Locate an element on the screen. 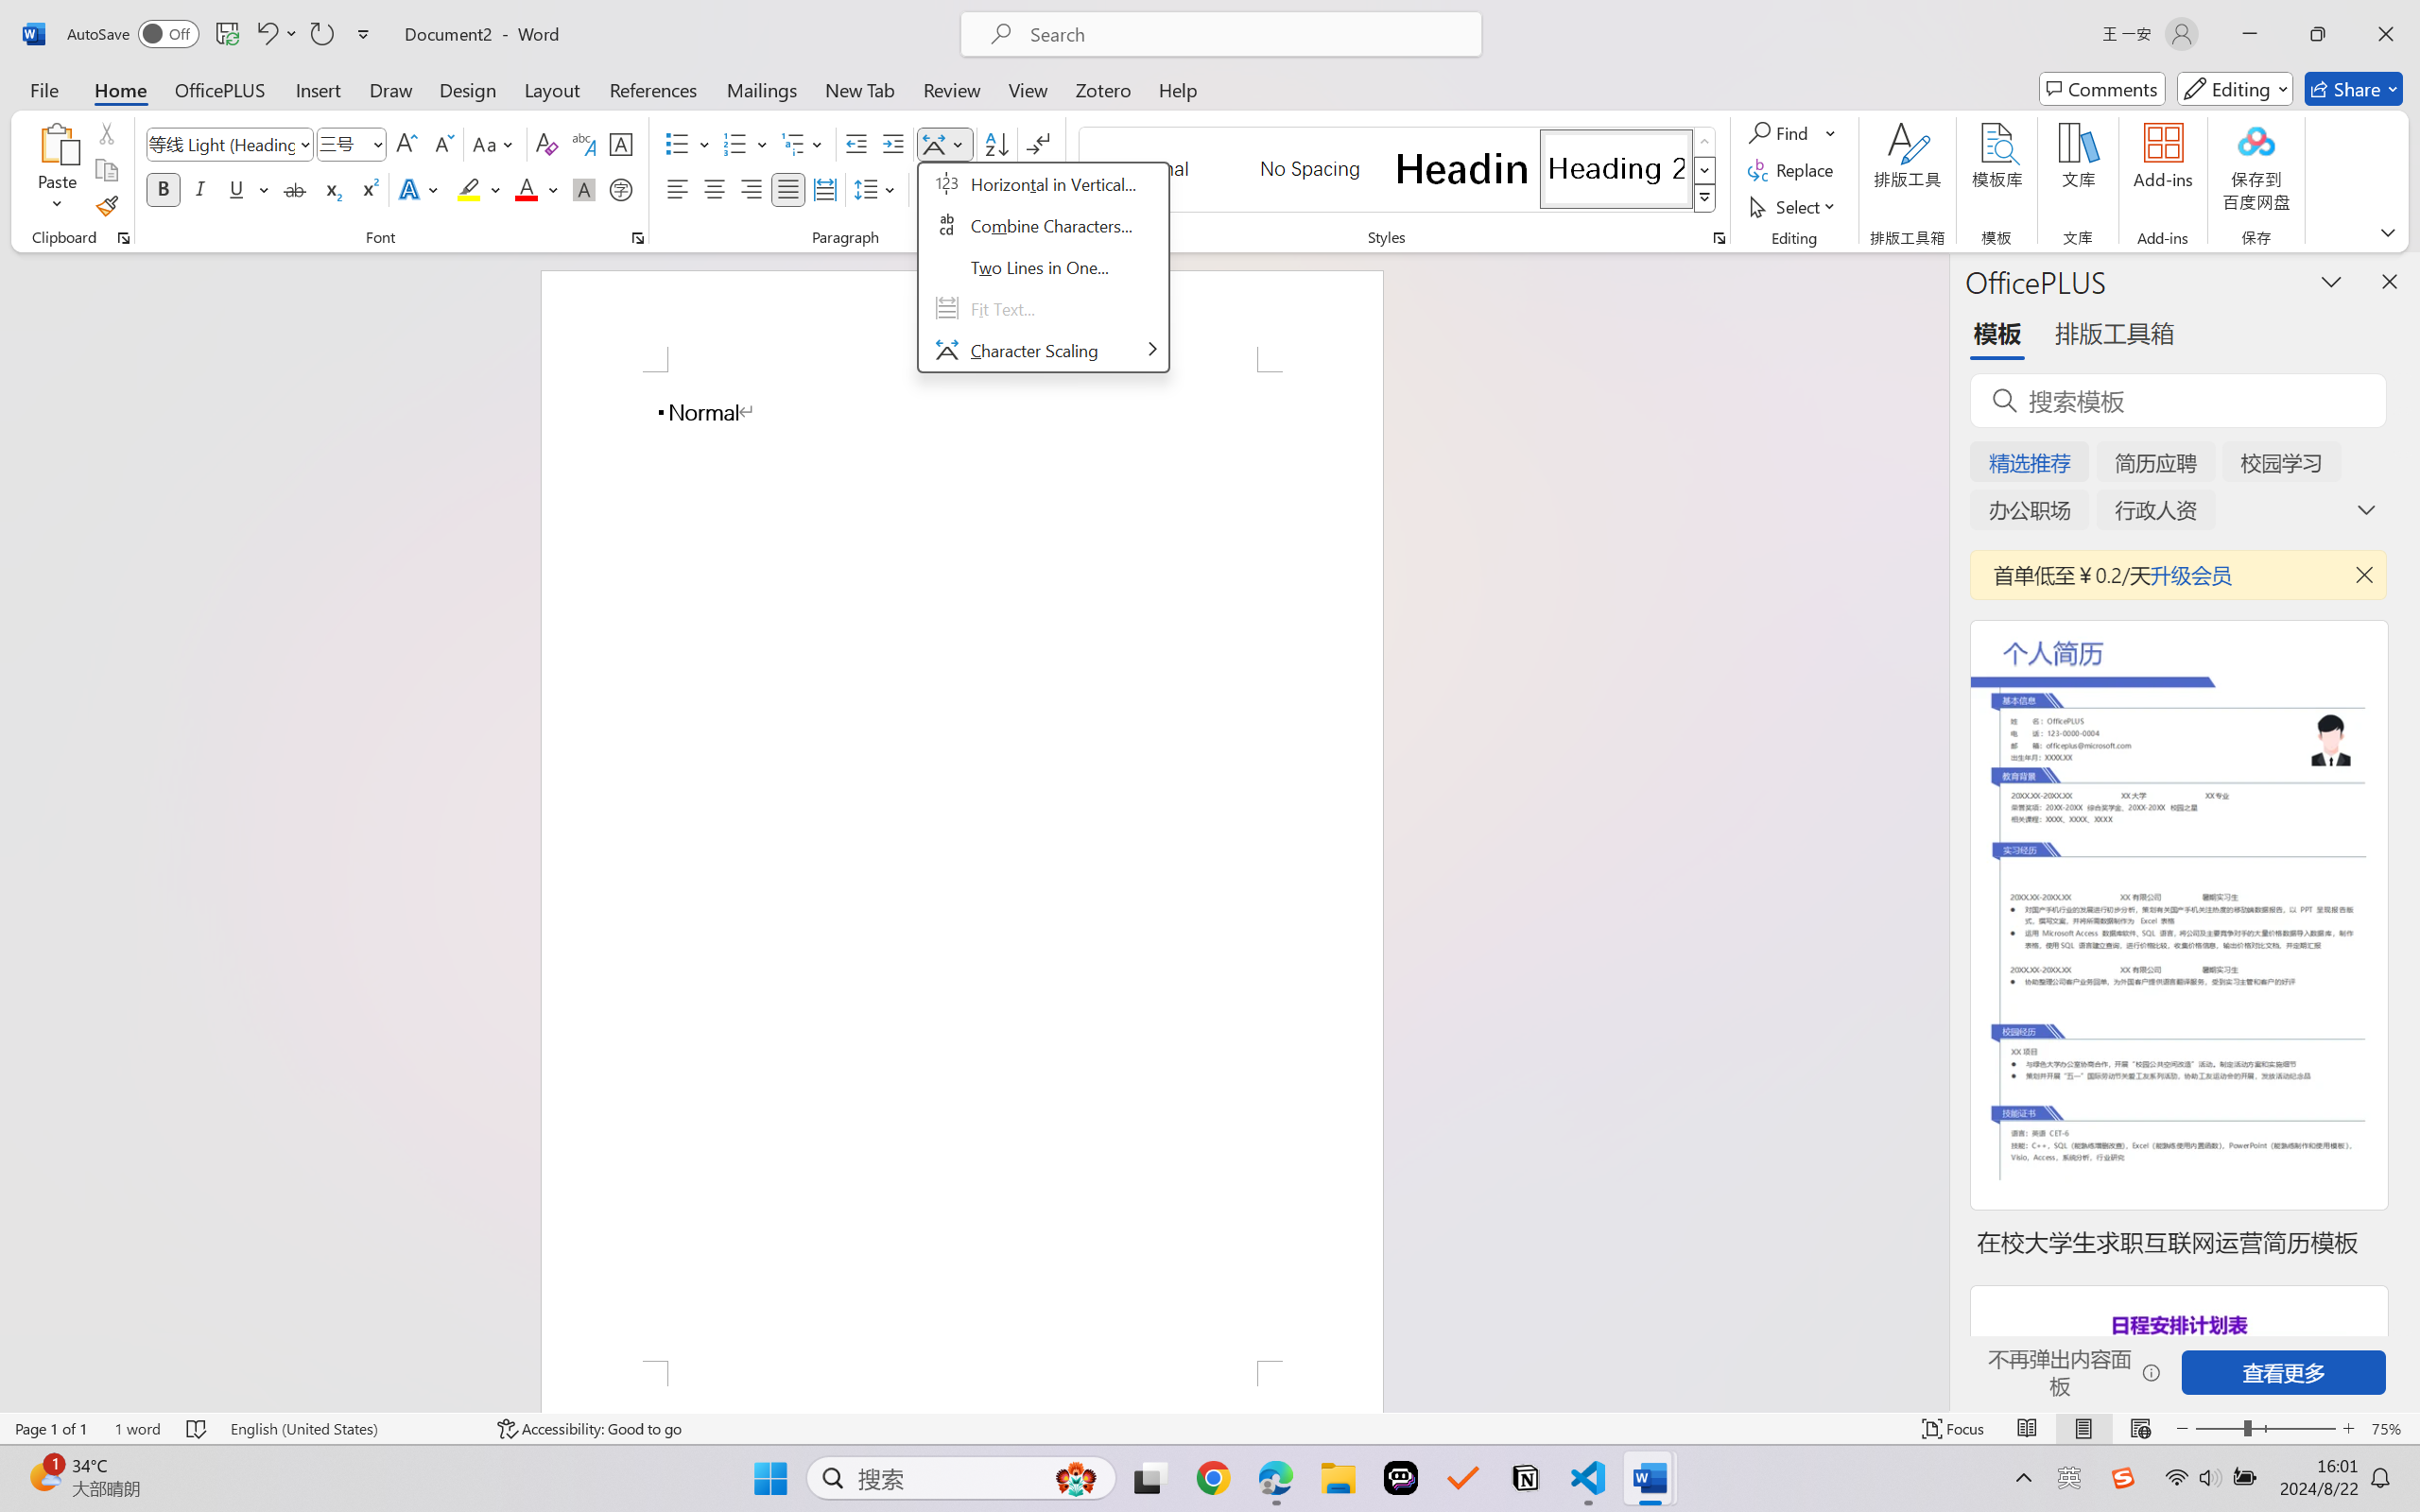 The width and height of the screenshot is (2420, 1512). 'Language English (United States)' is located at coordinates (350, 1428).